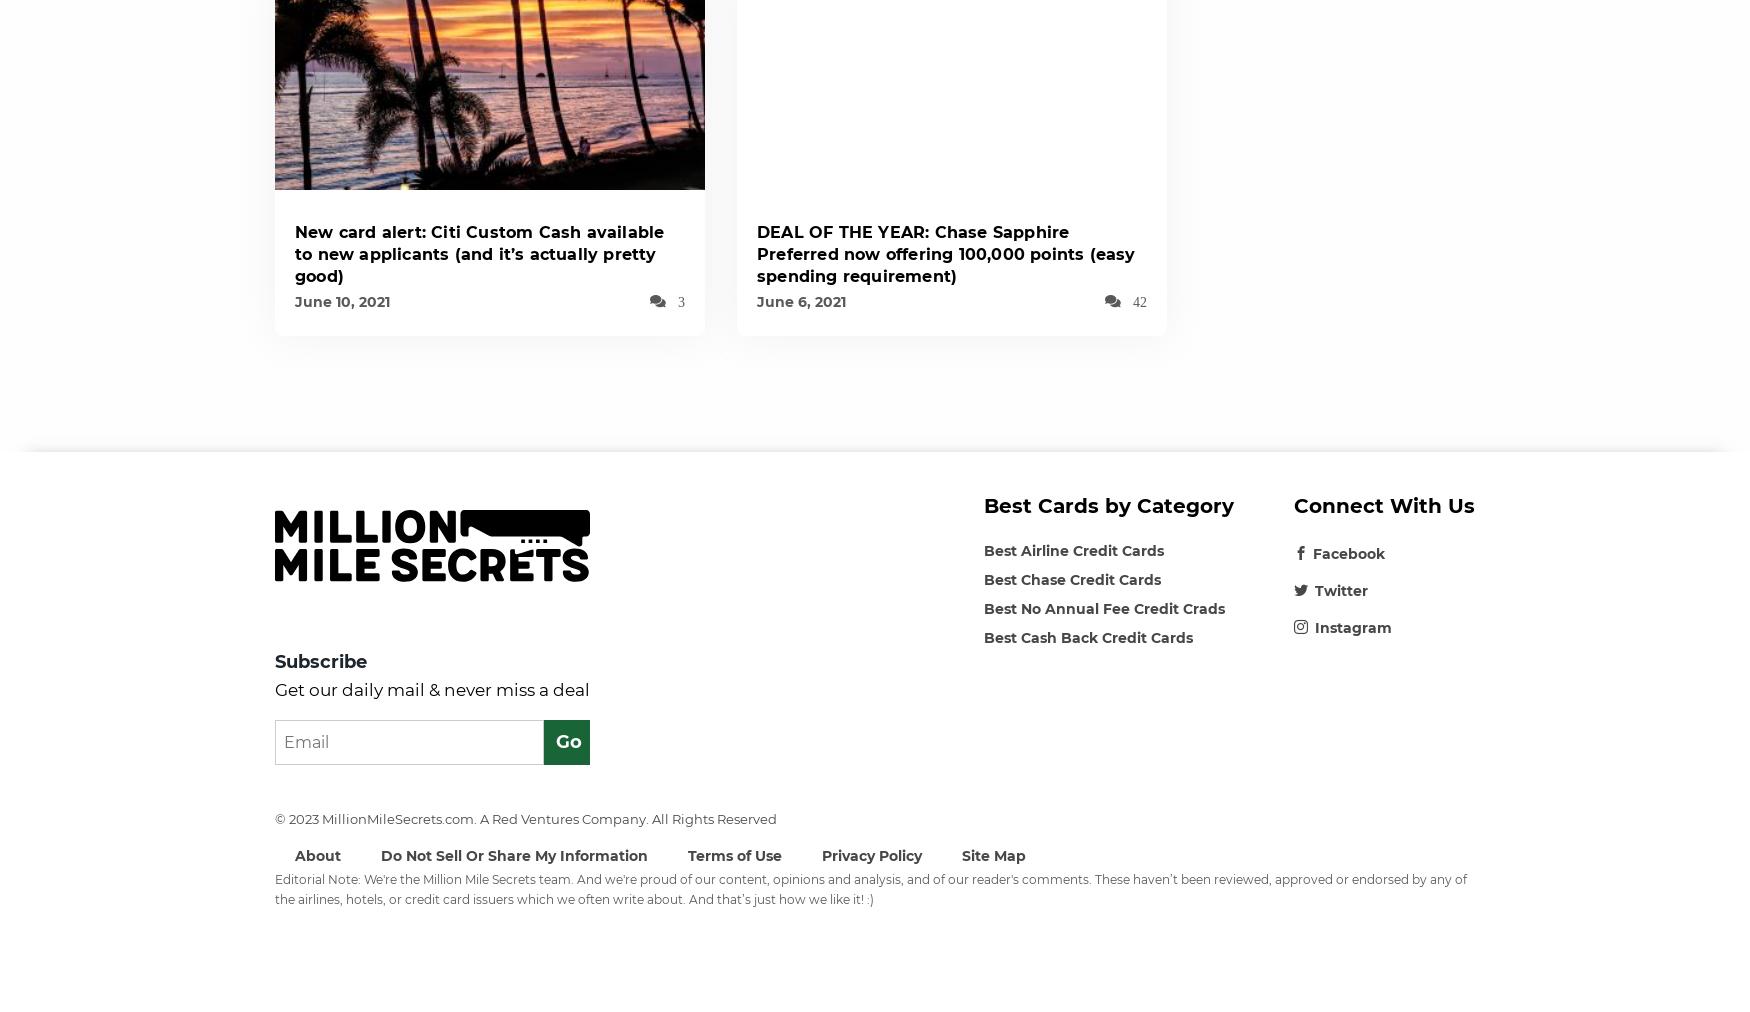 This screenshot has width=1750, height=1012. Describe the element at coordinates (680, 299) in the screenshot. I see `'3'` at that location.